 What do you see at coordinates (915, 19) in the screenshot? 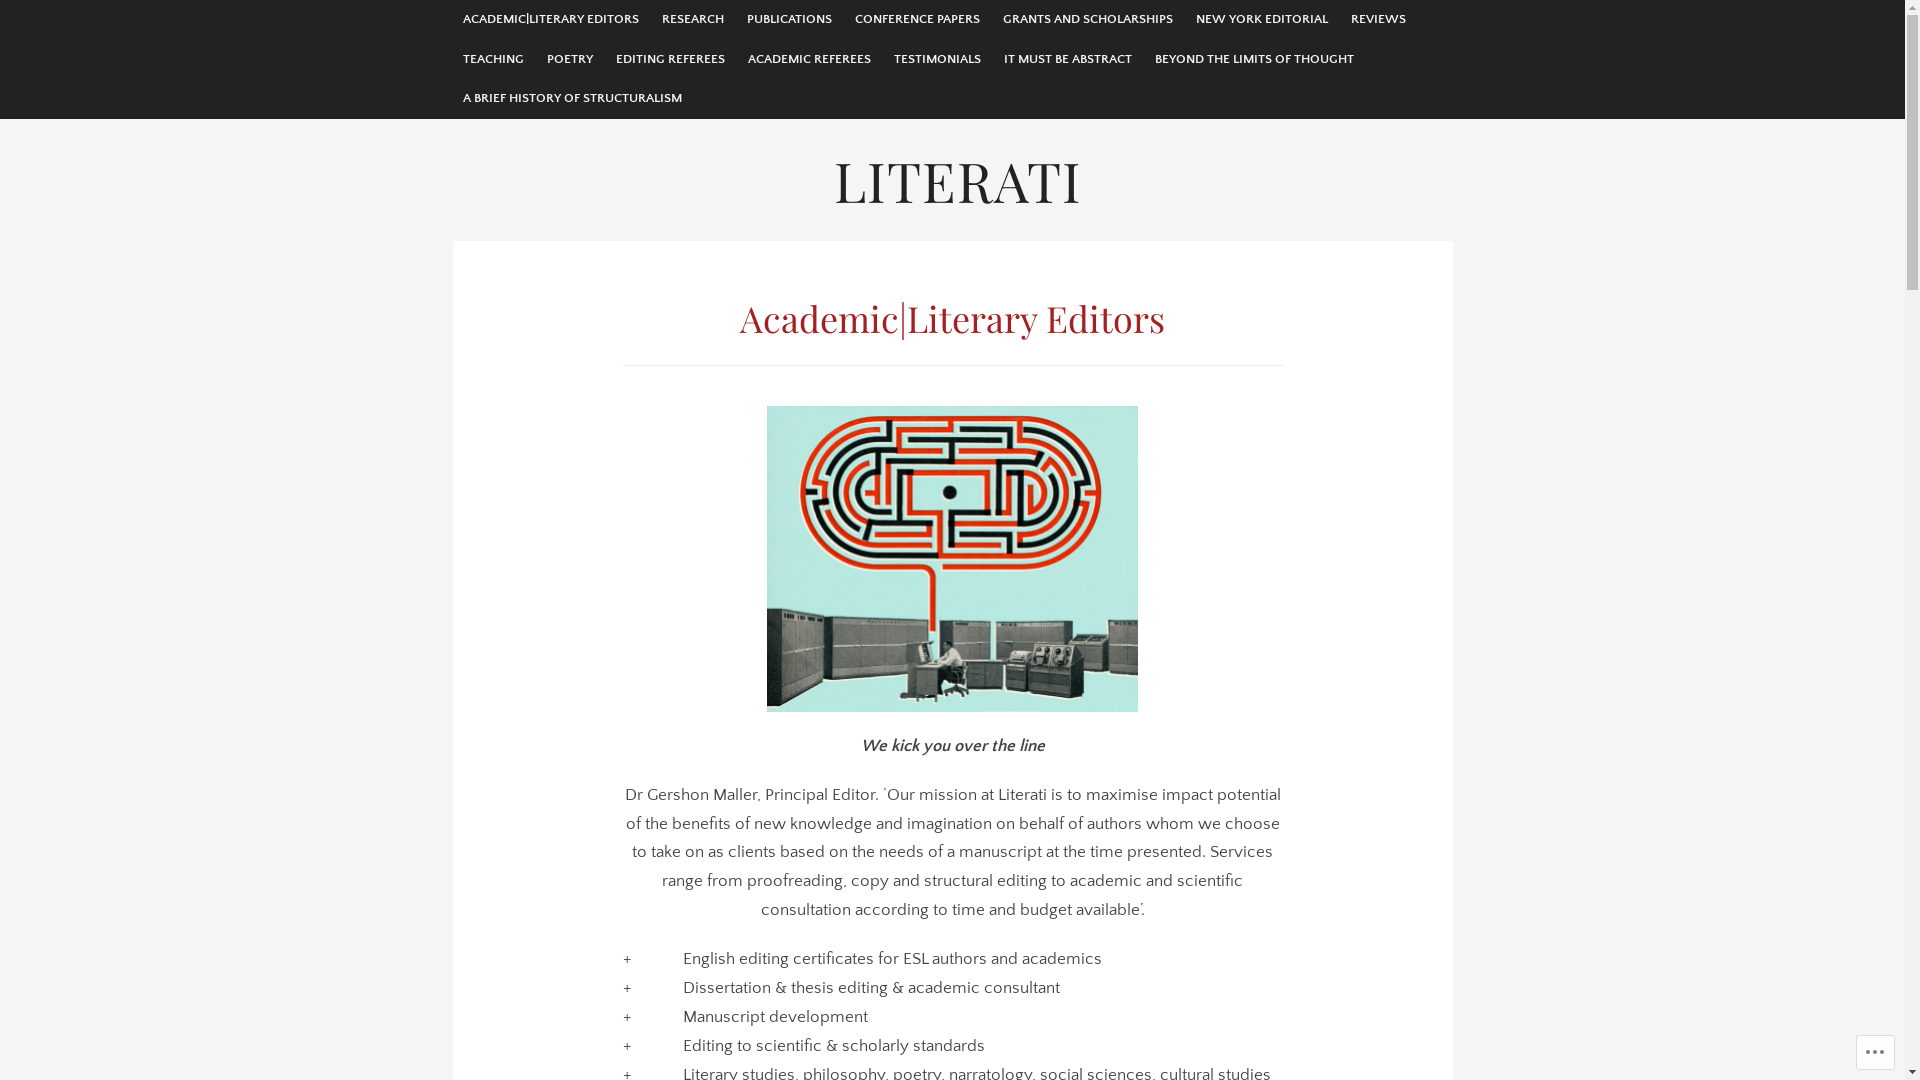
I see `'CONFERENCE PAPERS'` at bounding box center [915, 19].